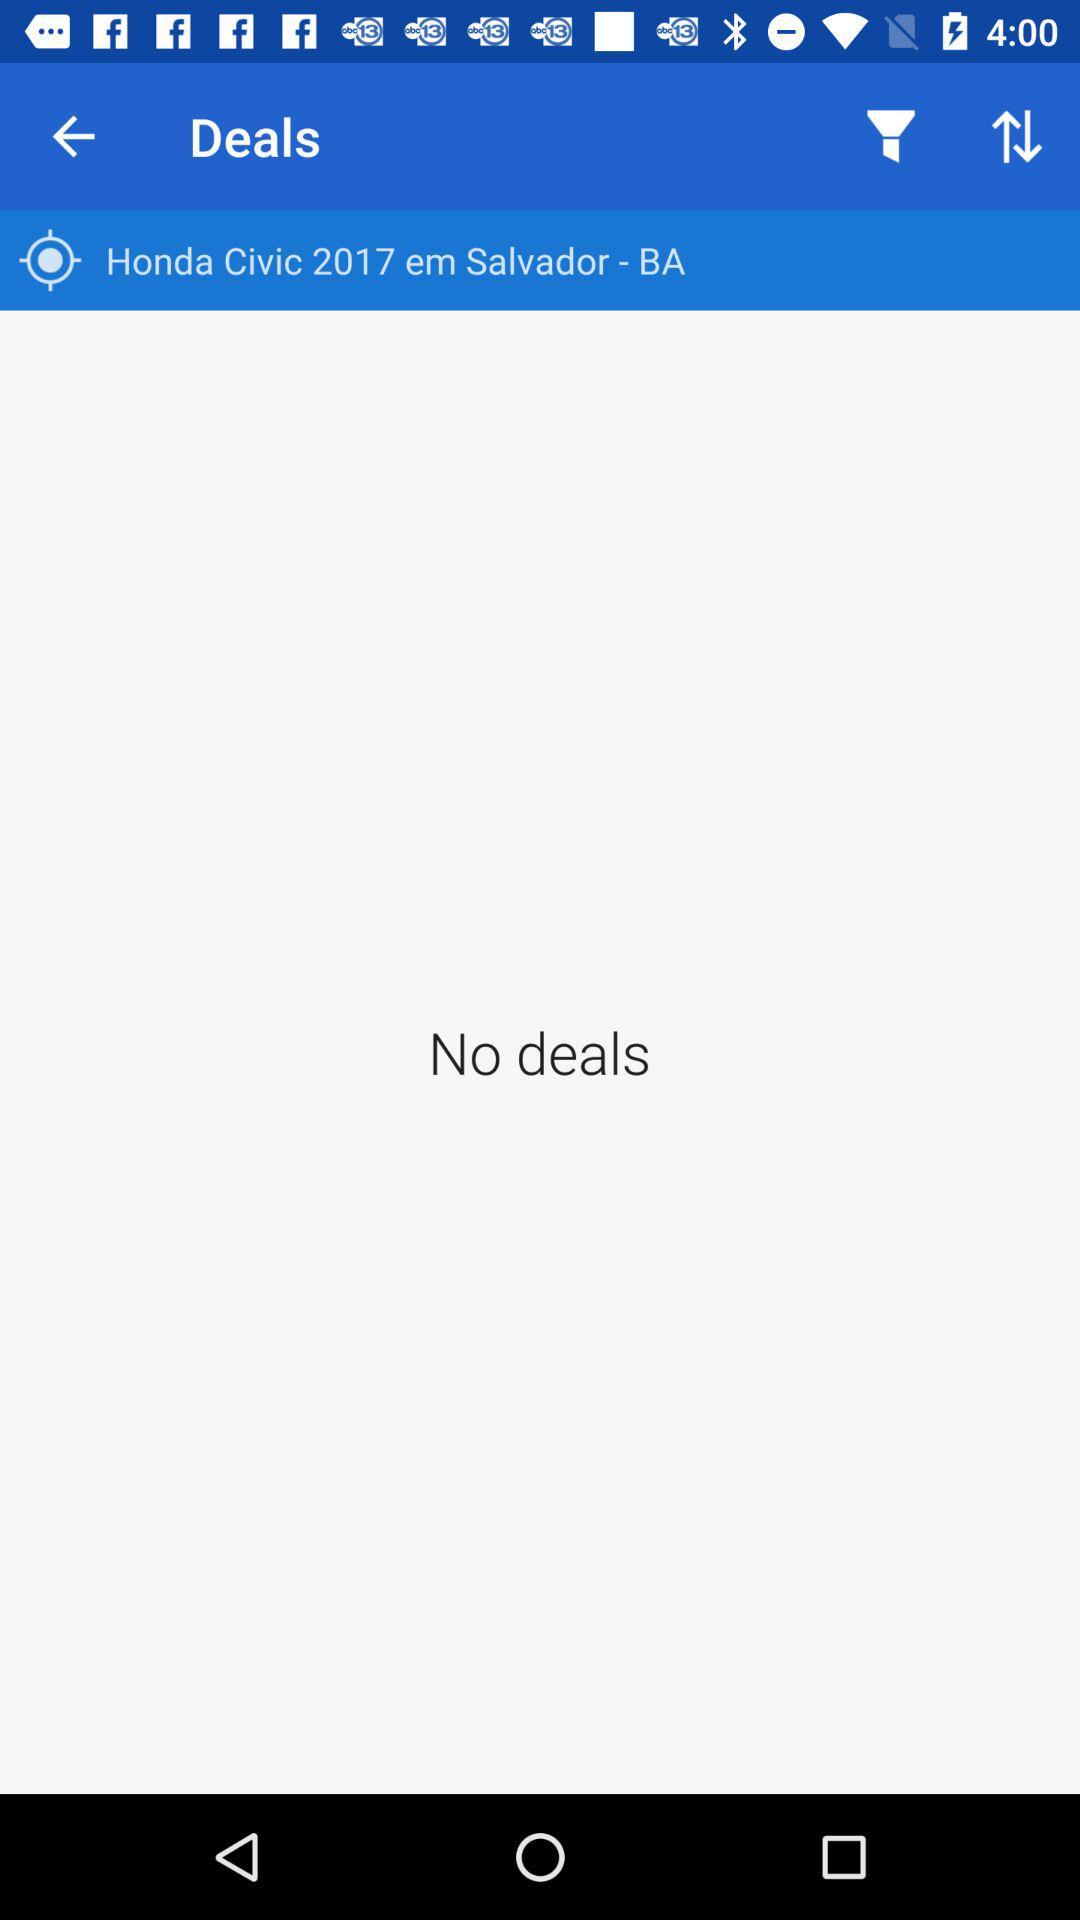 Image resolution: width=1080 pixels, height=1920 pixels. Describe the element at coordinates (540, 259) in the screenshot. I see `item above no deals item` at that location.